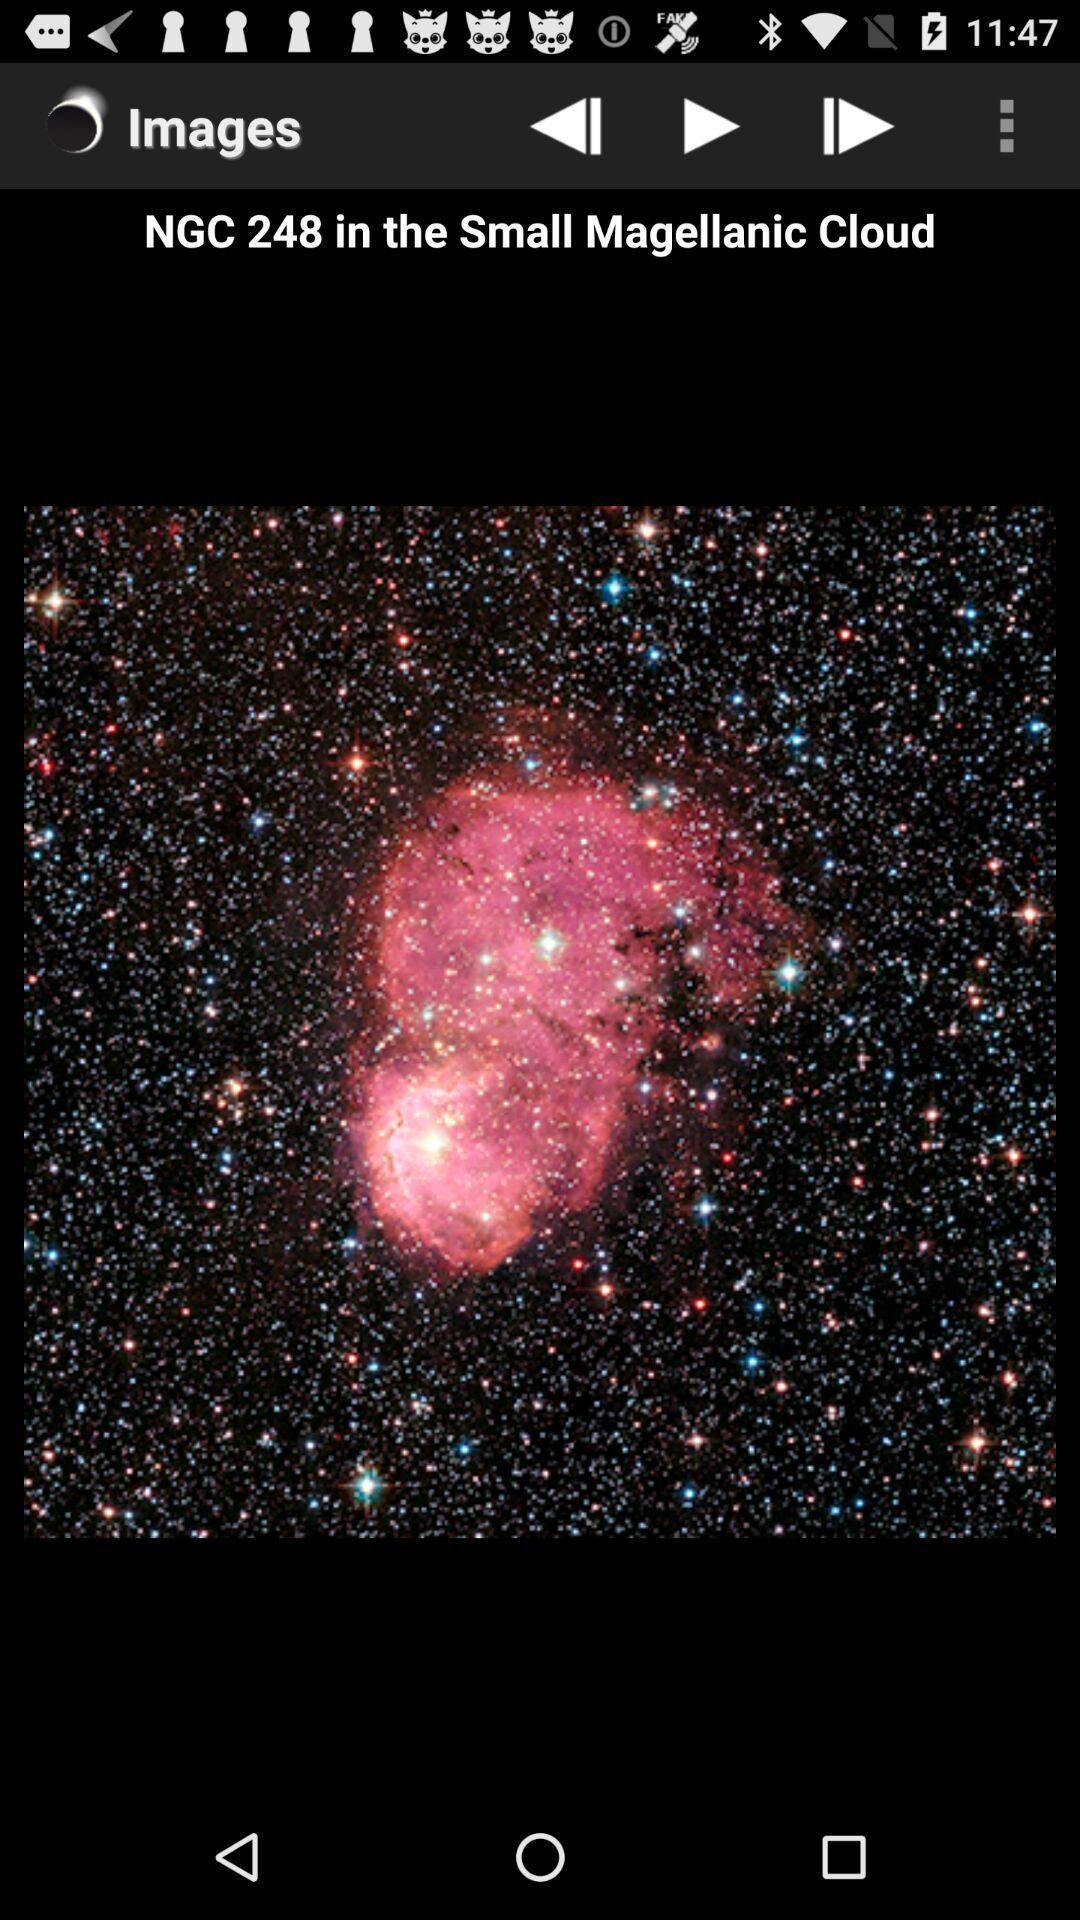  Describe the element at coordinates (565, 124) in the screenshot. I see `previous image` at that location.